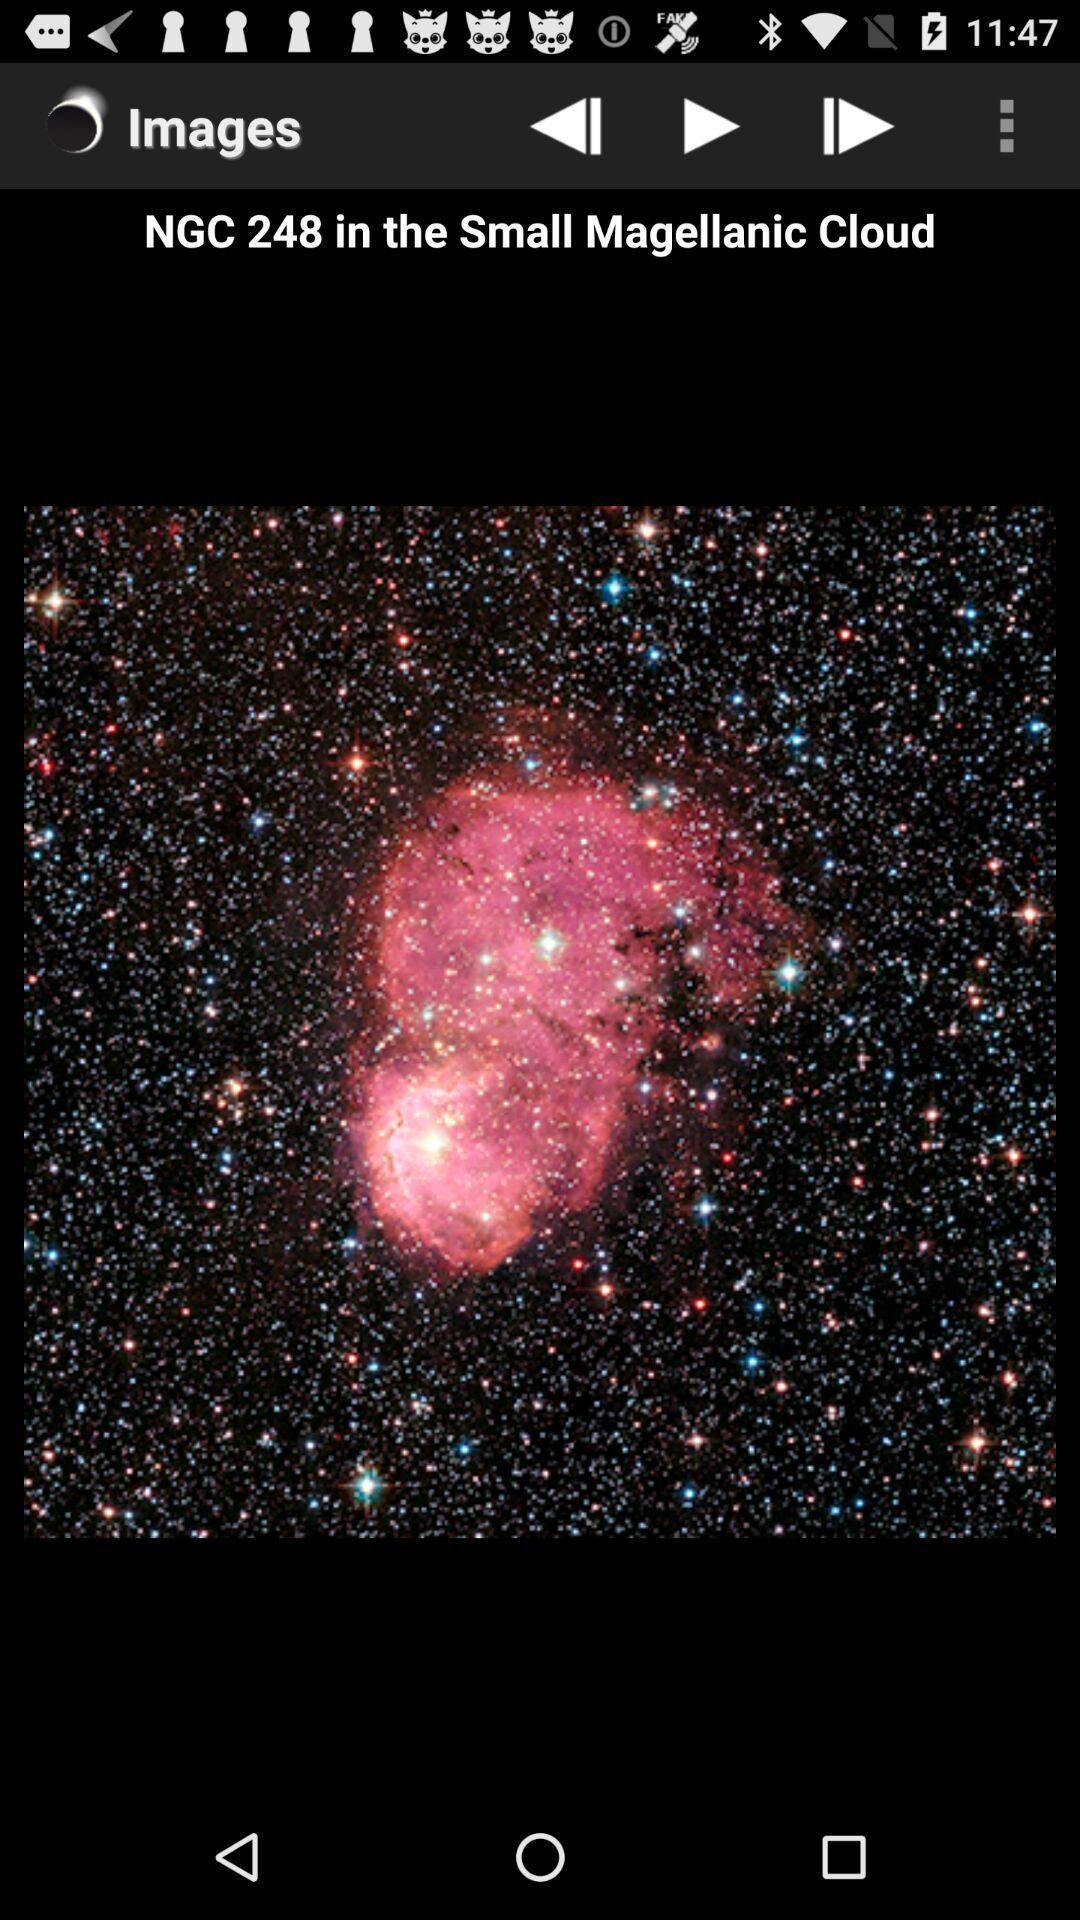  Describe the element at coordinates (565, 124) in the screenshot. I see `previous image` at that location.